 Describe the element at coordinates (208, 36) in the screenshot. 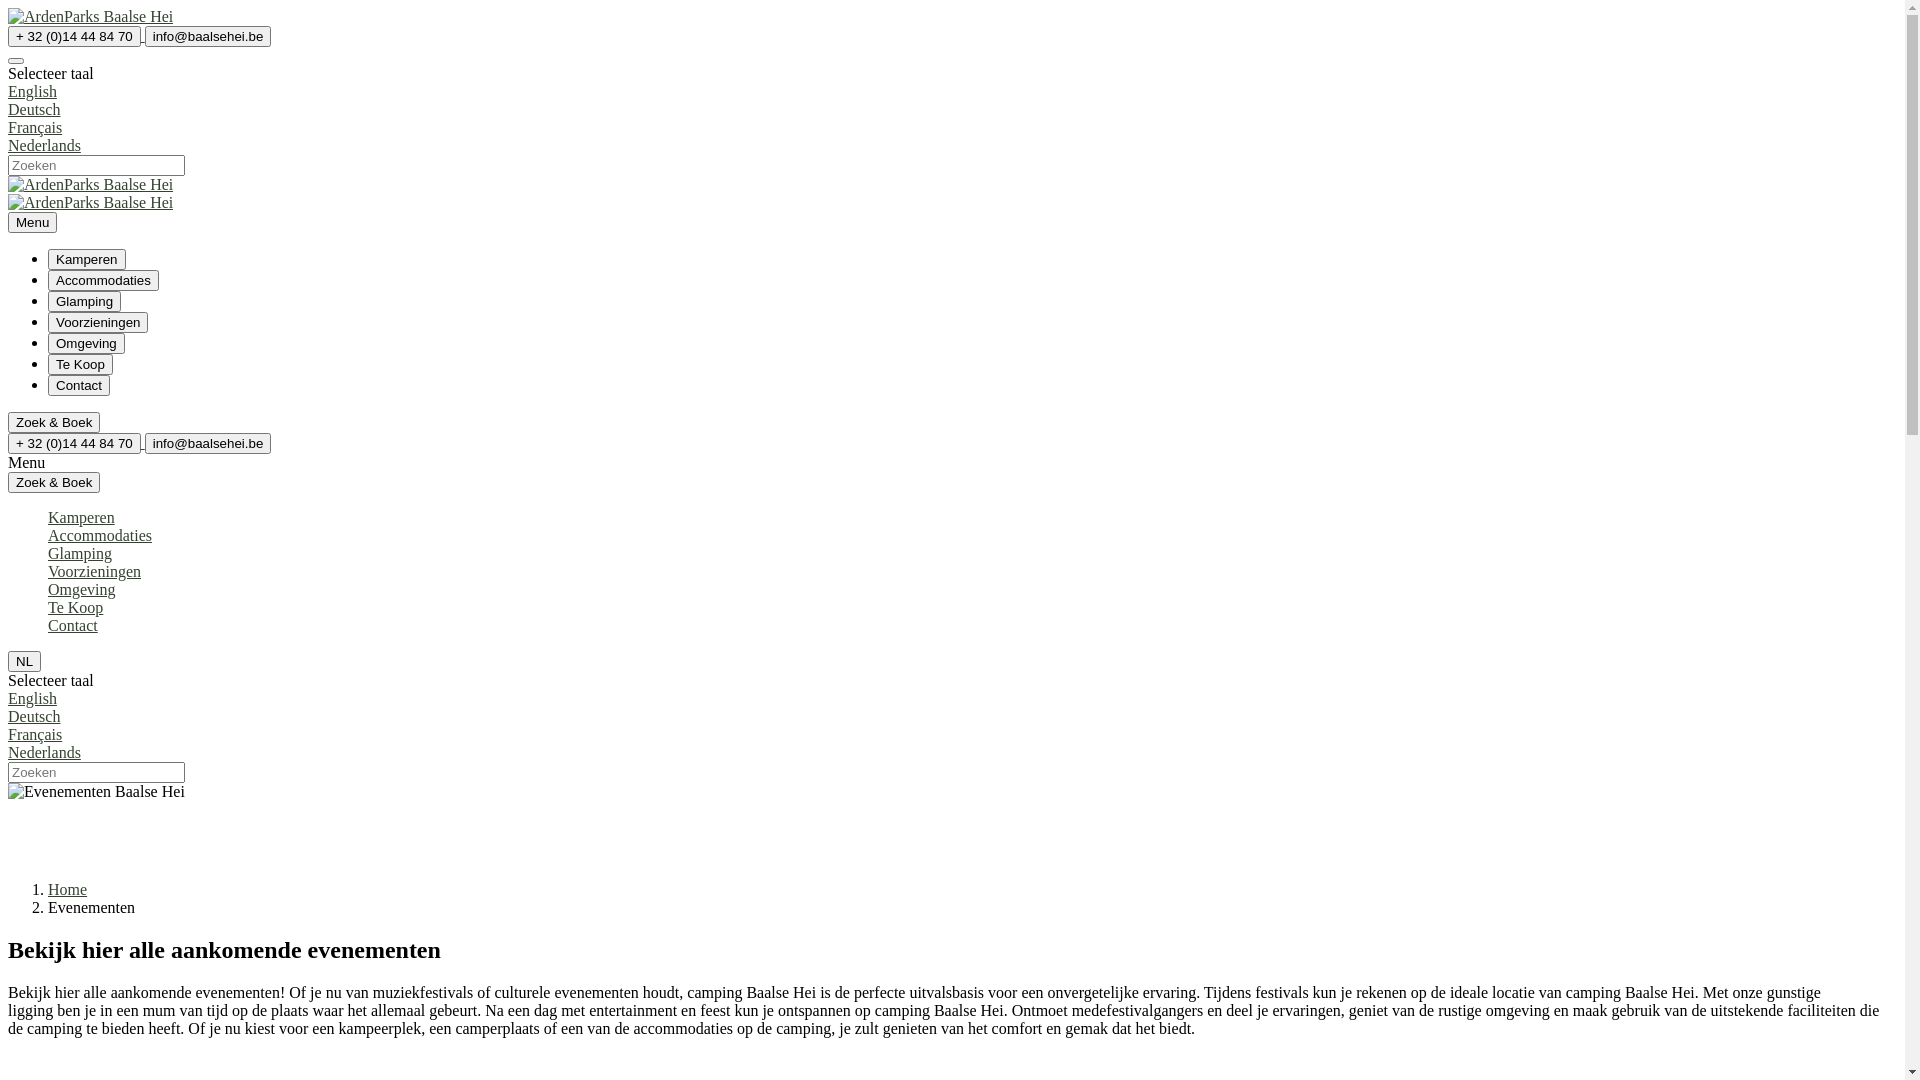

I see `'info@baalsehei.be'` at that location.